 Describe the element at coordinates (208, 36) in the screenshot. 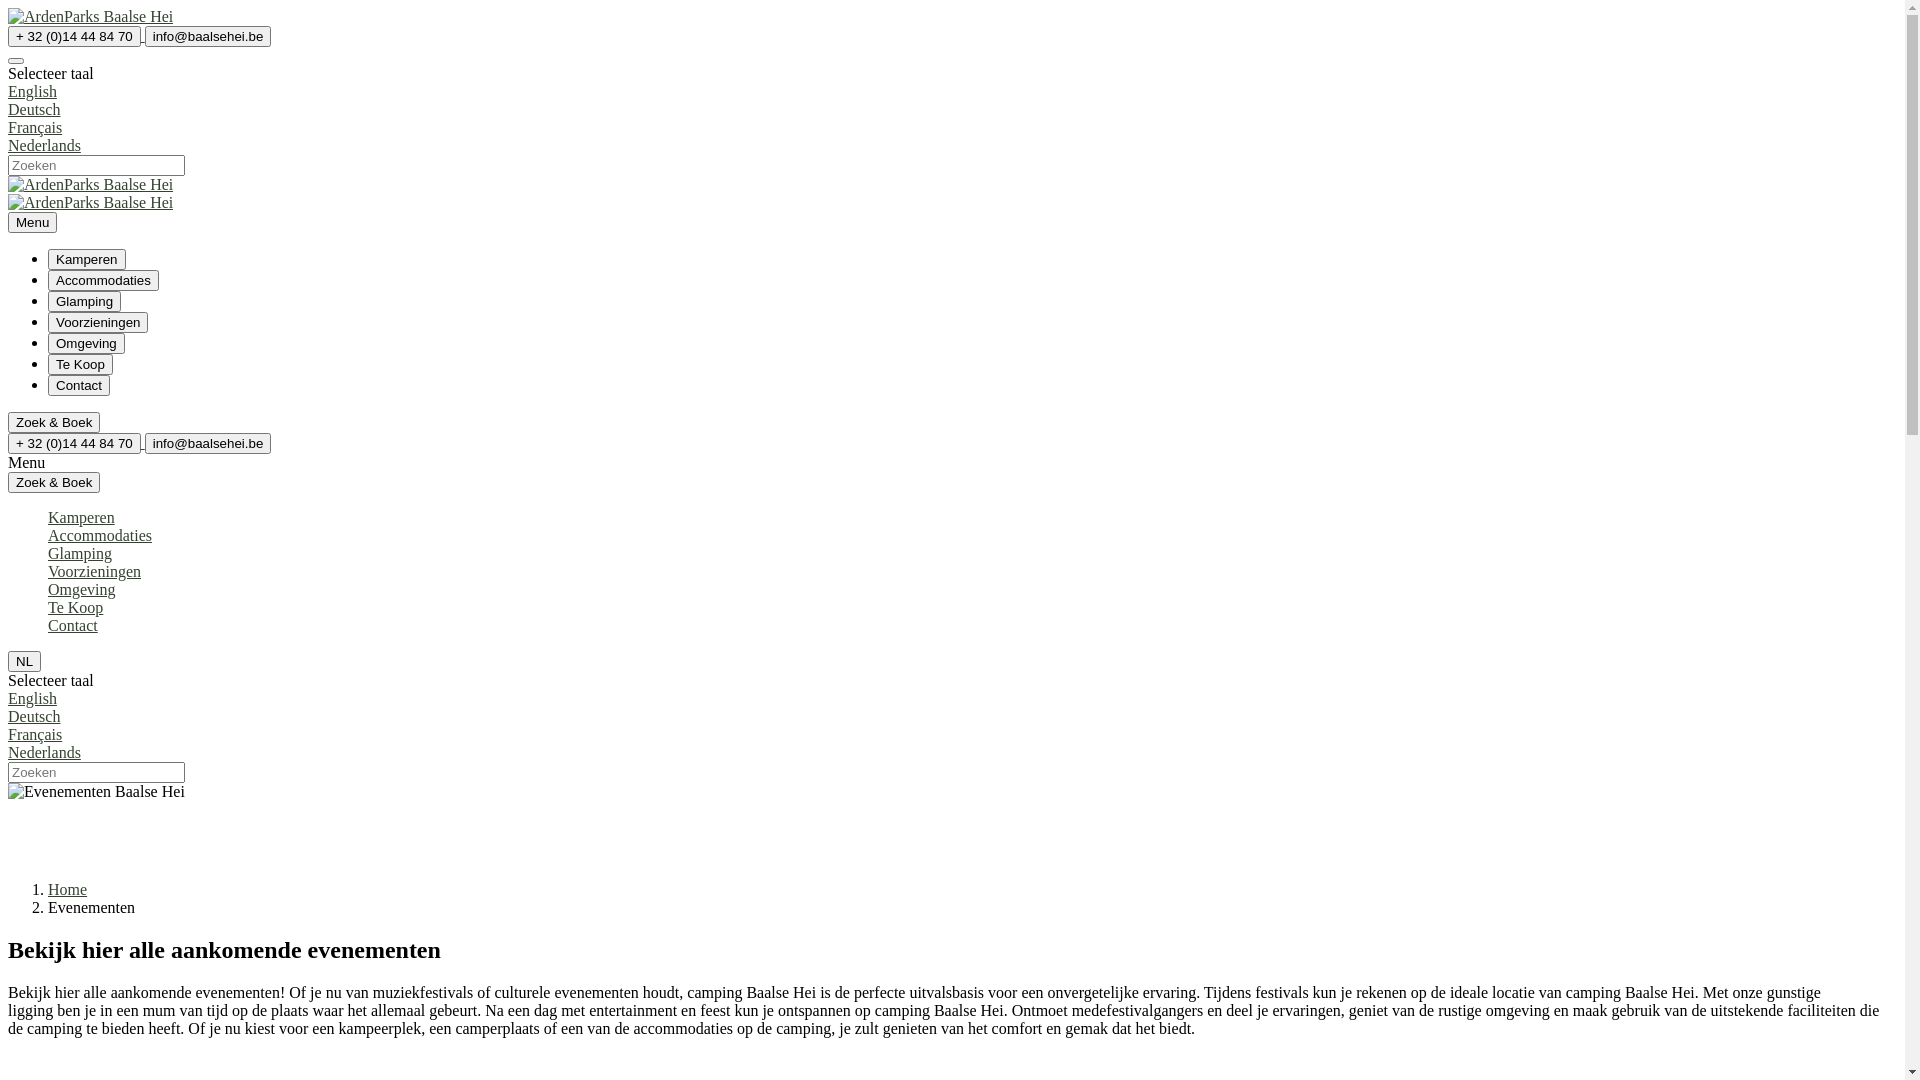

I see `'info@baalsehei.be'` at that location.